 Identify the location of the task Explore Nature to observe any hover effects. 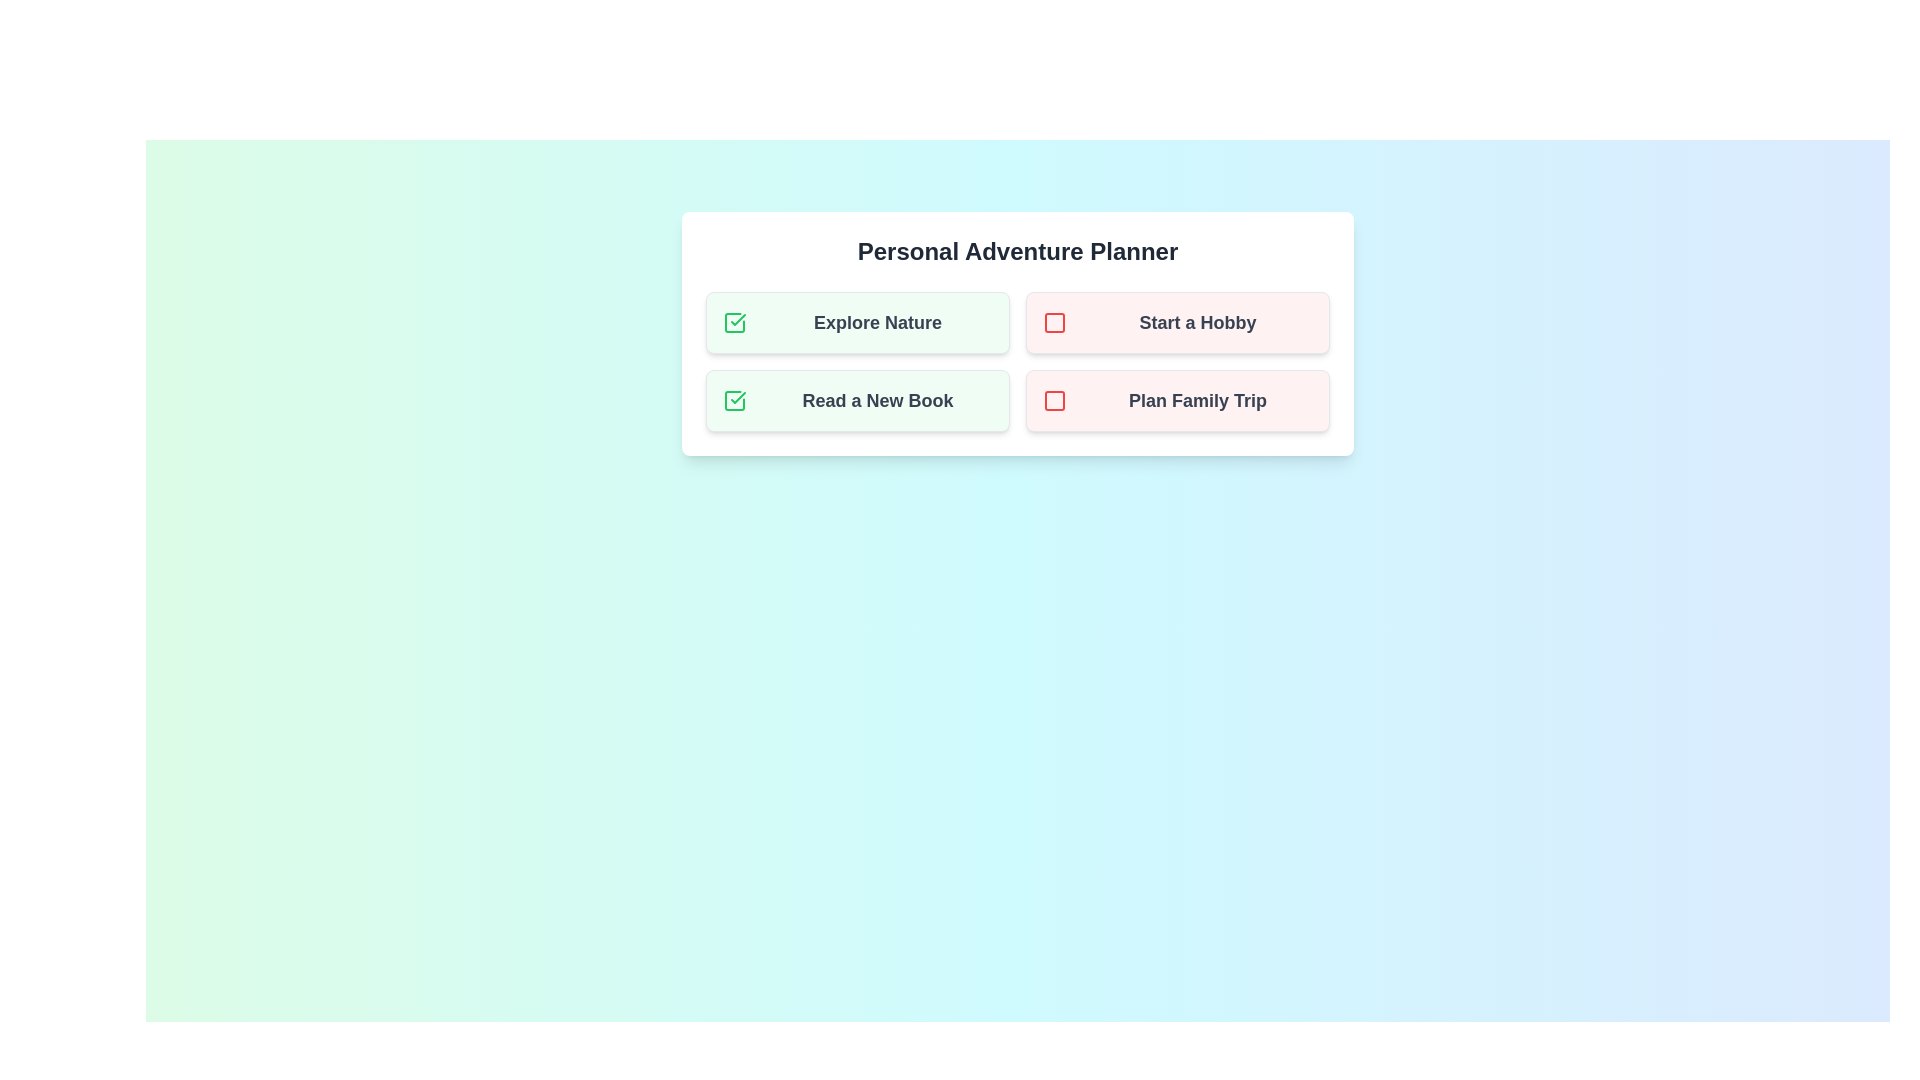
(858, 322).